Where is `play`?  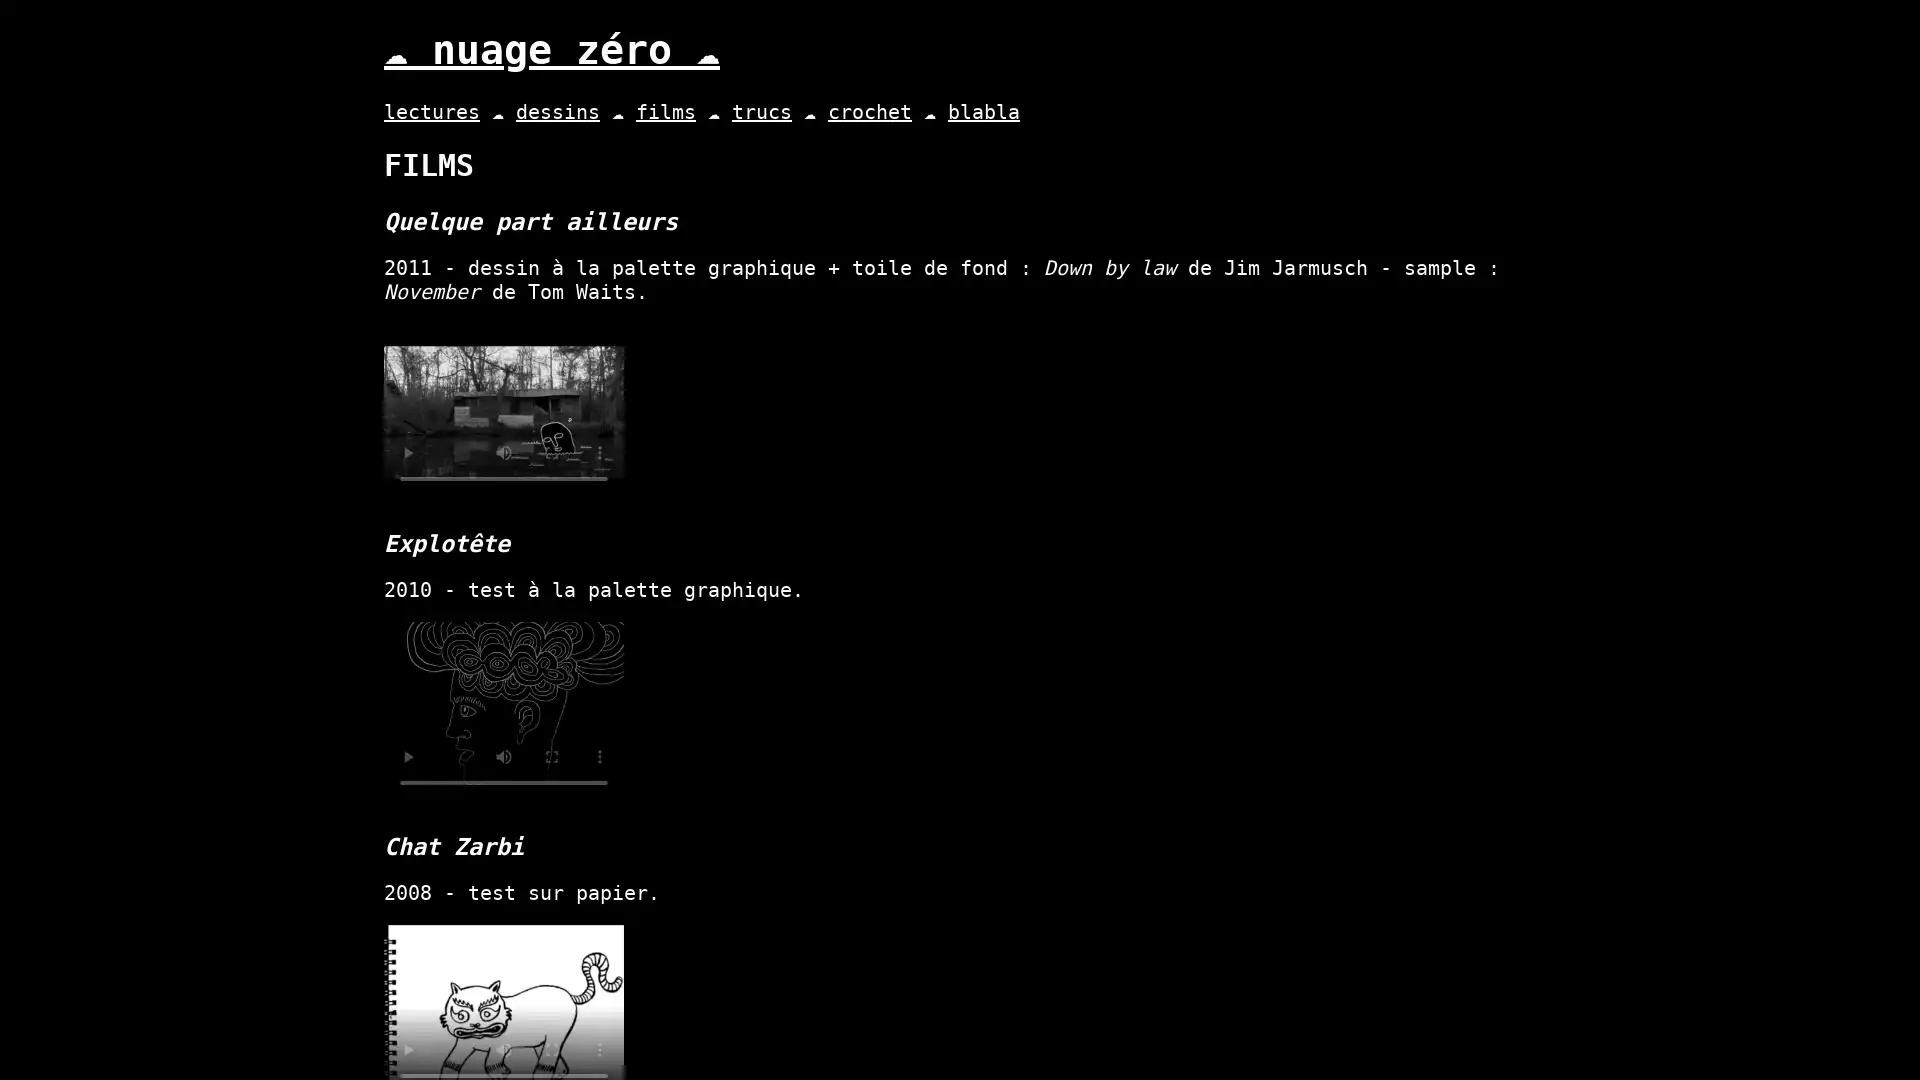
play is located at coordinates (407, 1048).